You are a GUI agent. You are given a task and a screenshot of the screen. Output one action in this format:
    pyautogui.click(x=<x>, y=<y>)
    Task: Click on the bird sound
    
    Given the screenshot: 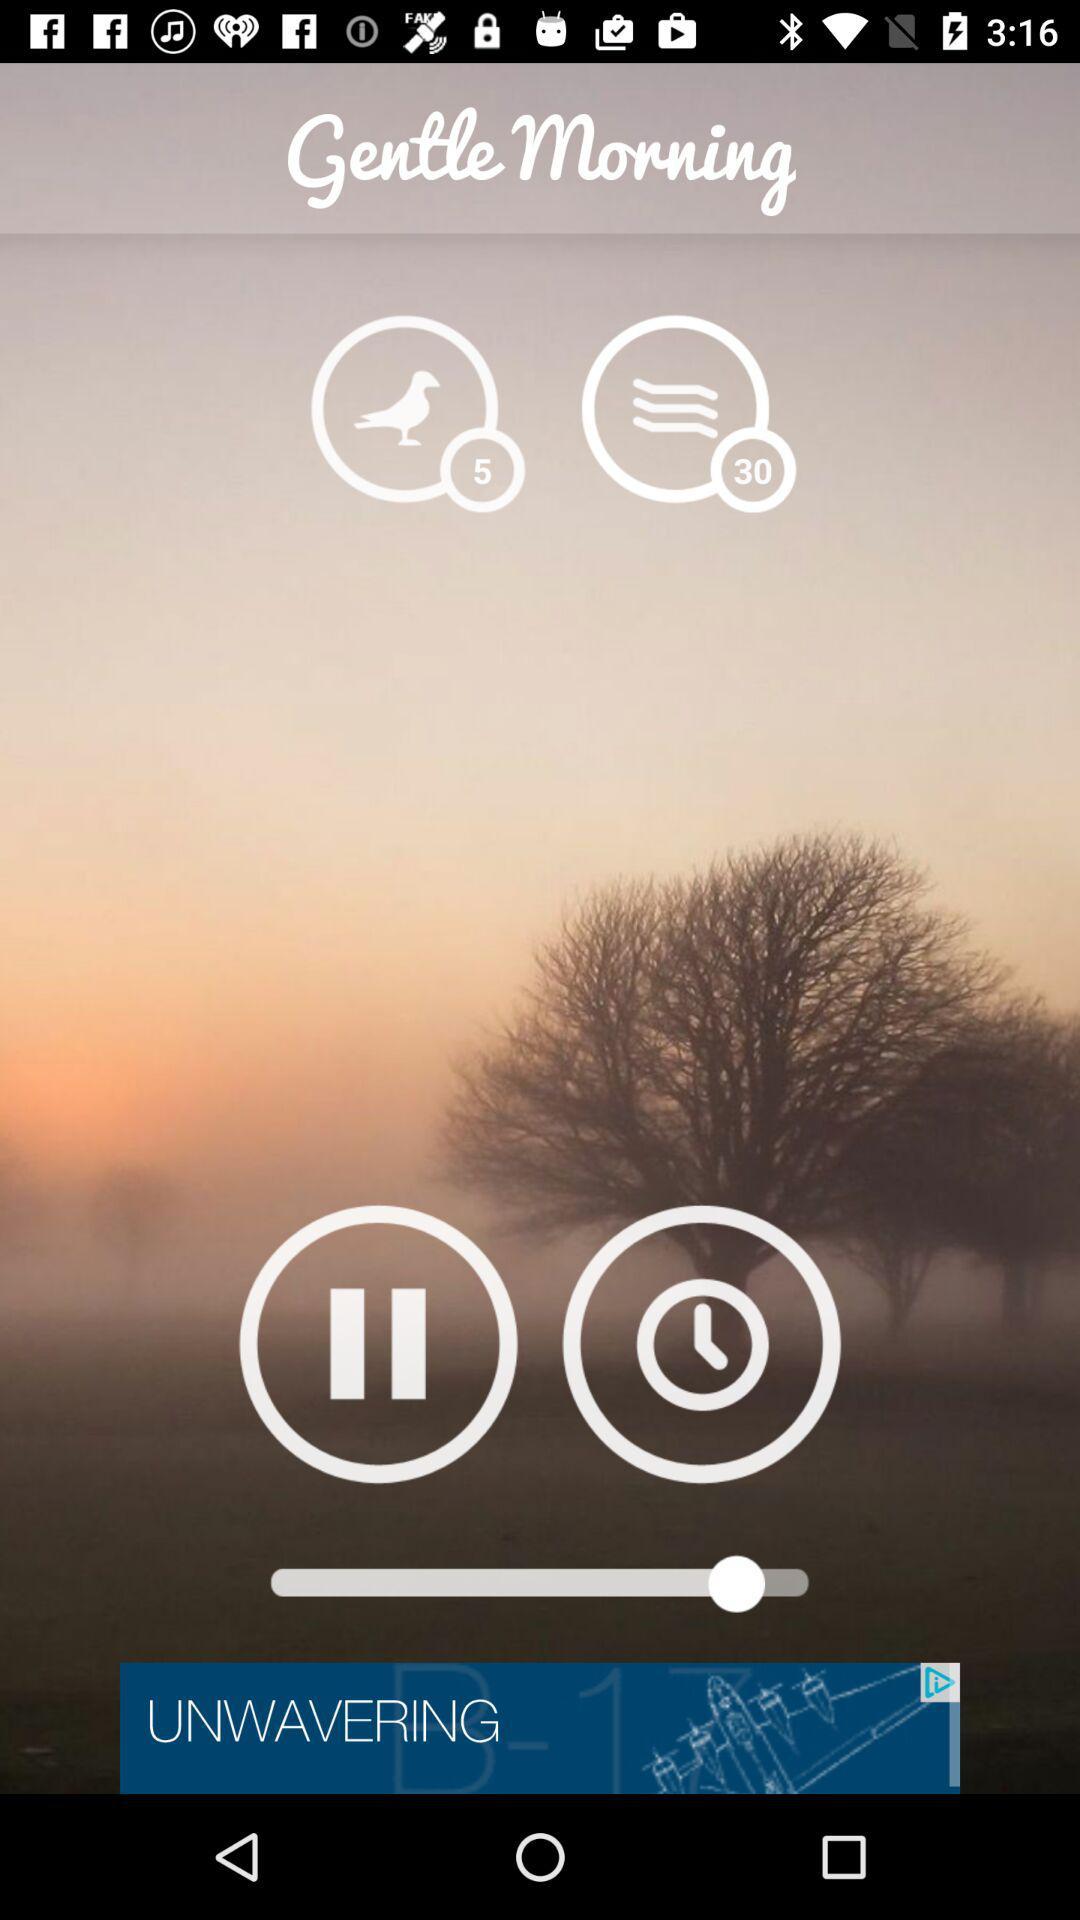 What is the action you would take?
    pyautogui.click(x=404, y=407)
    